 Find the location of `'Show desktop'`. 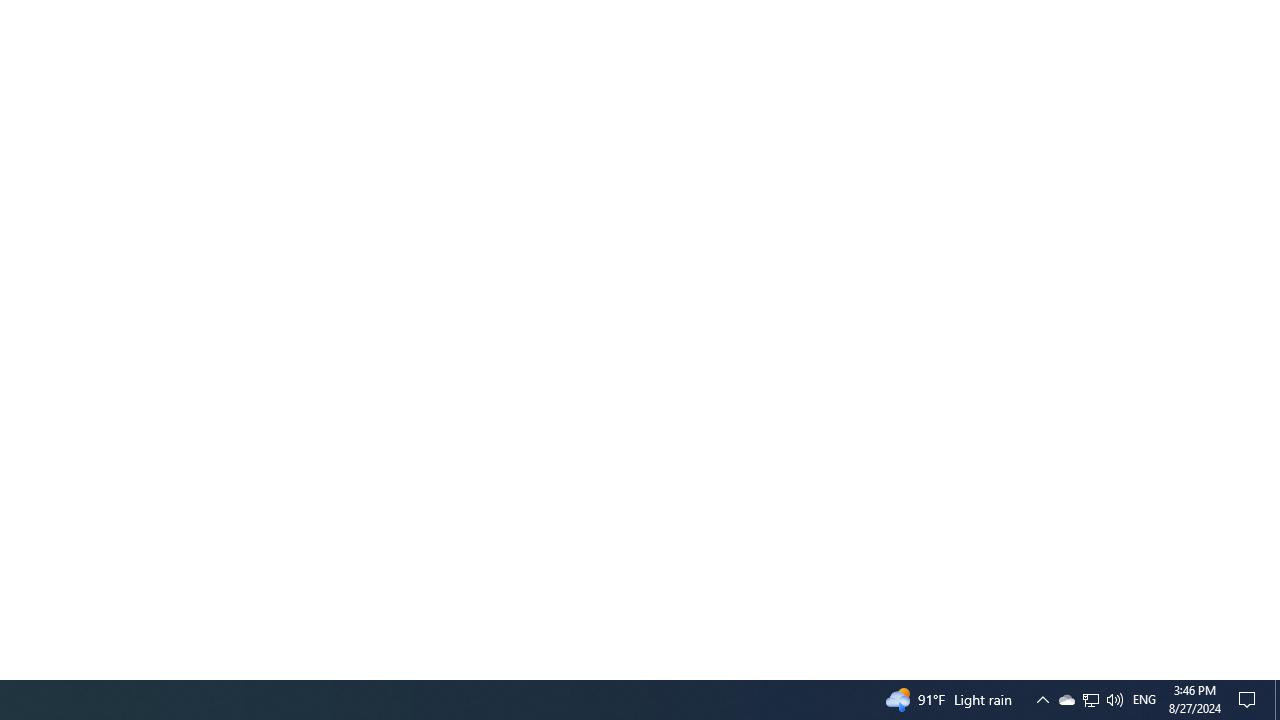

'Show desktop' is located at coordinates (1271, 671).